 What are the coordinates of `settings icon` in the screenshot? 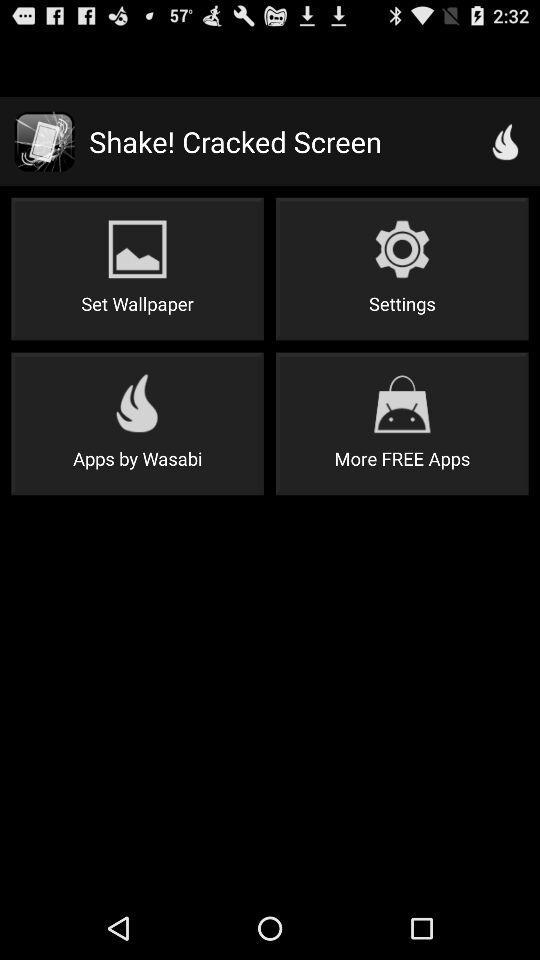 It's located at (402, 268).